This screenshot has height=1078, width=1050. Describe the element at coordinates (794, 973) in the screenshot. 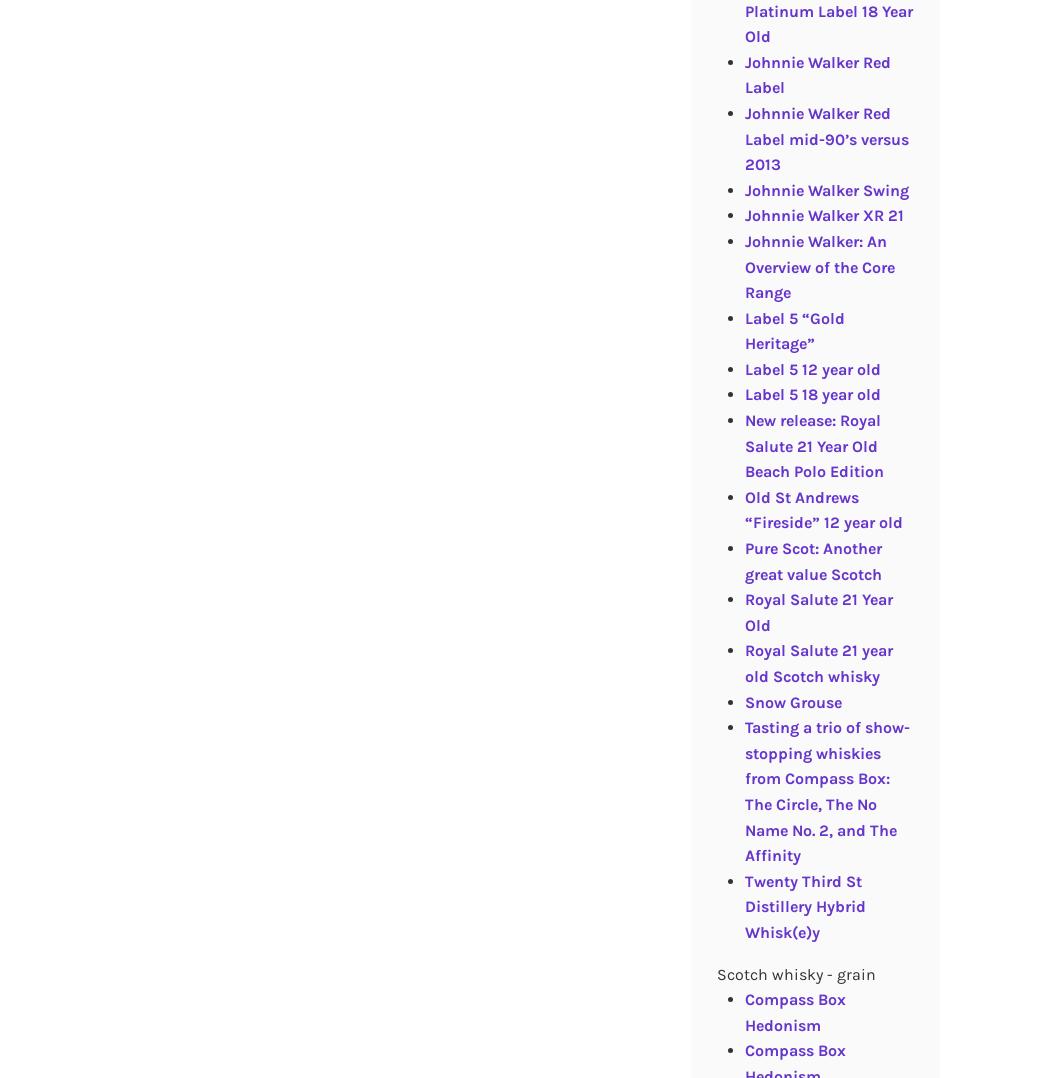

I see `'Scotch whisky - grain'` at that location.